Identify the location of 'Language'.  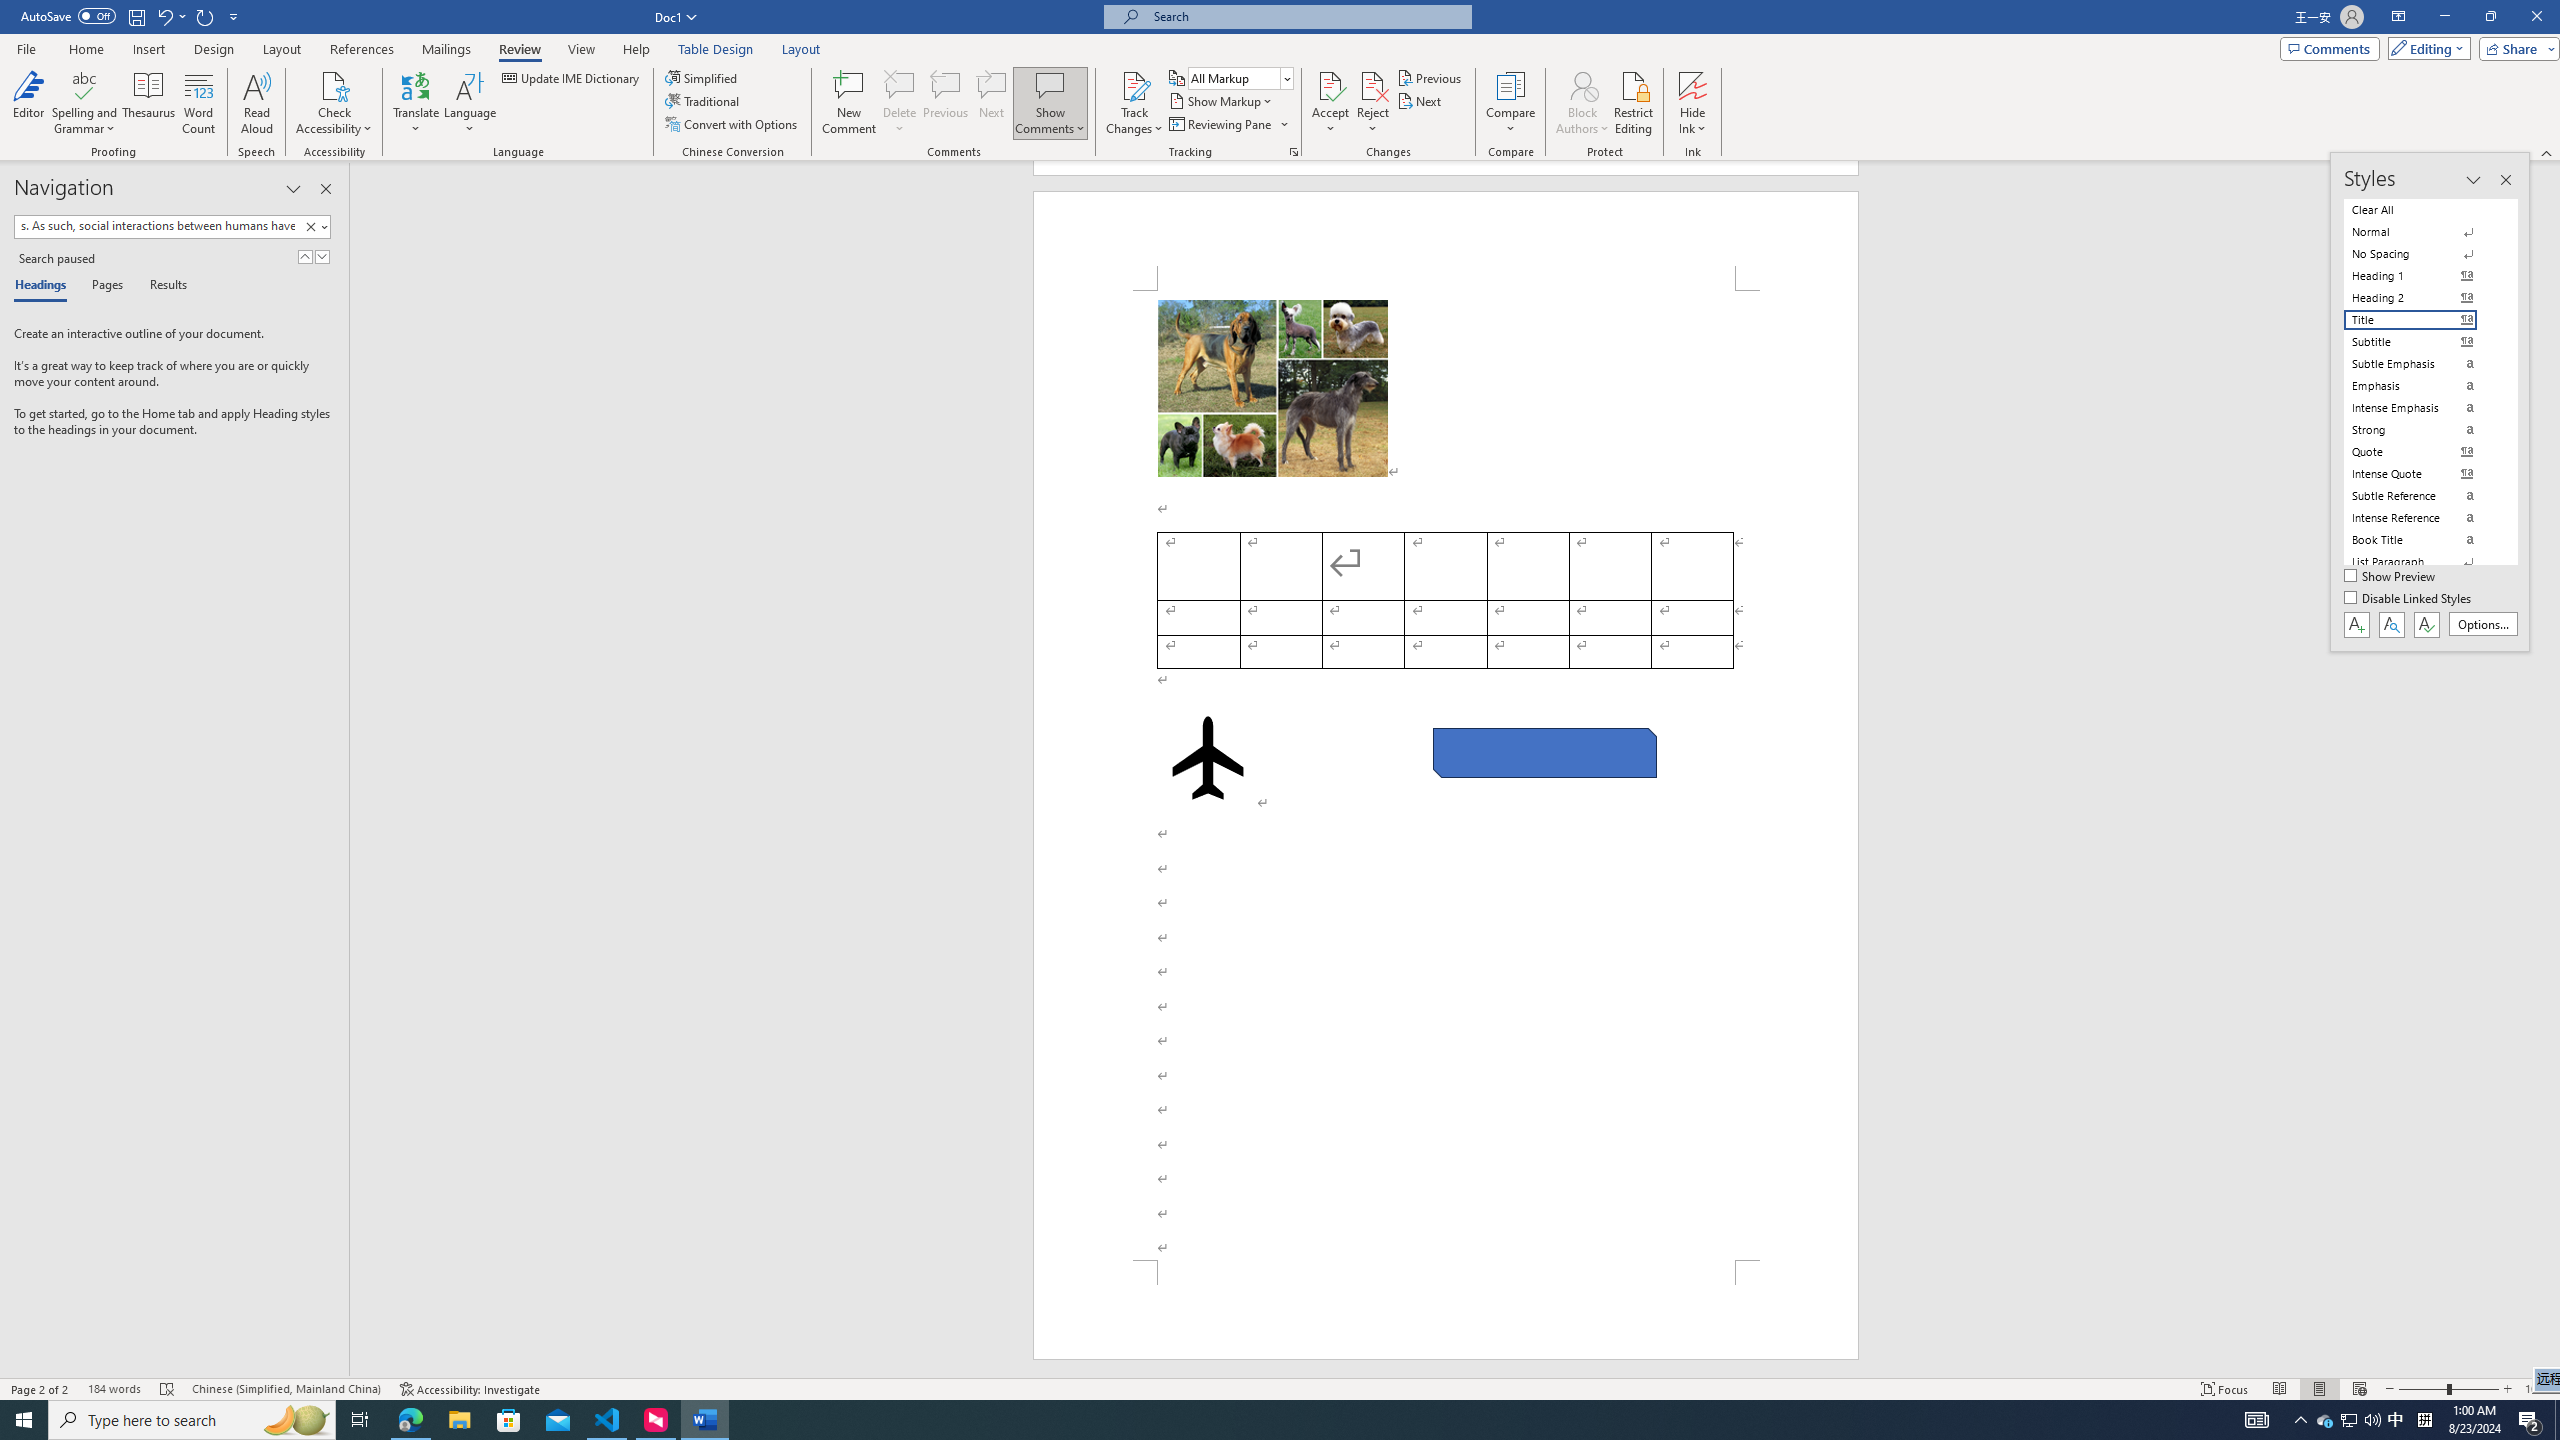
(470, 103).